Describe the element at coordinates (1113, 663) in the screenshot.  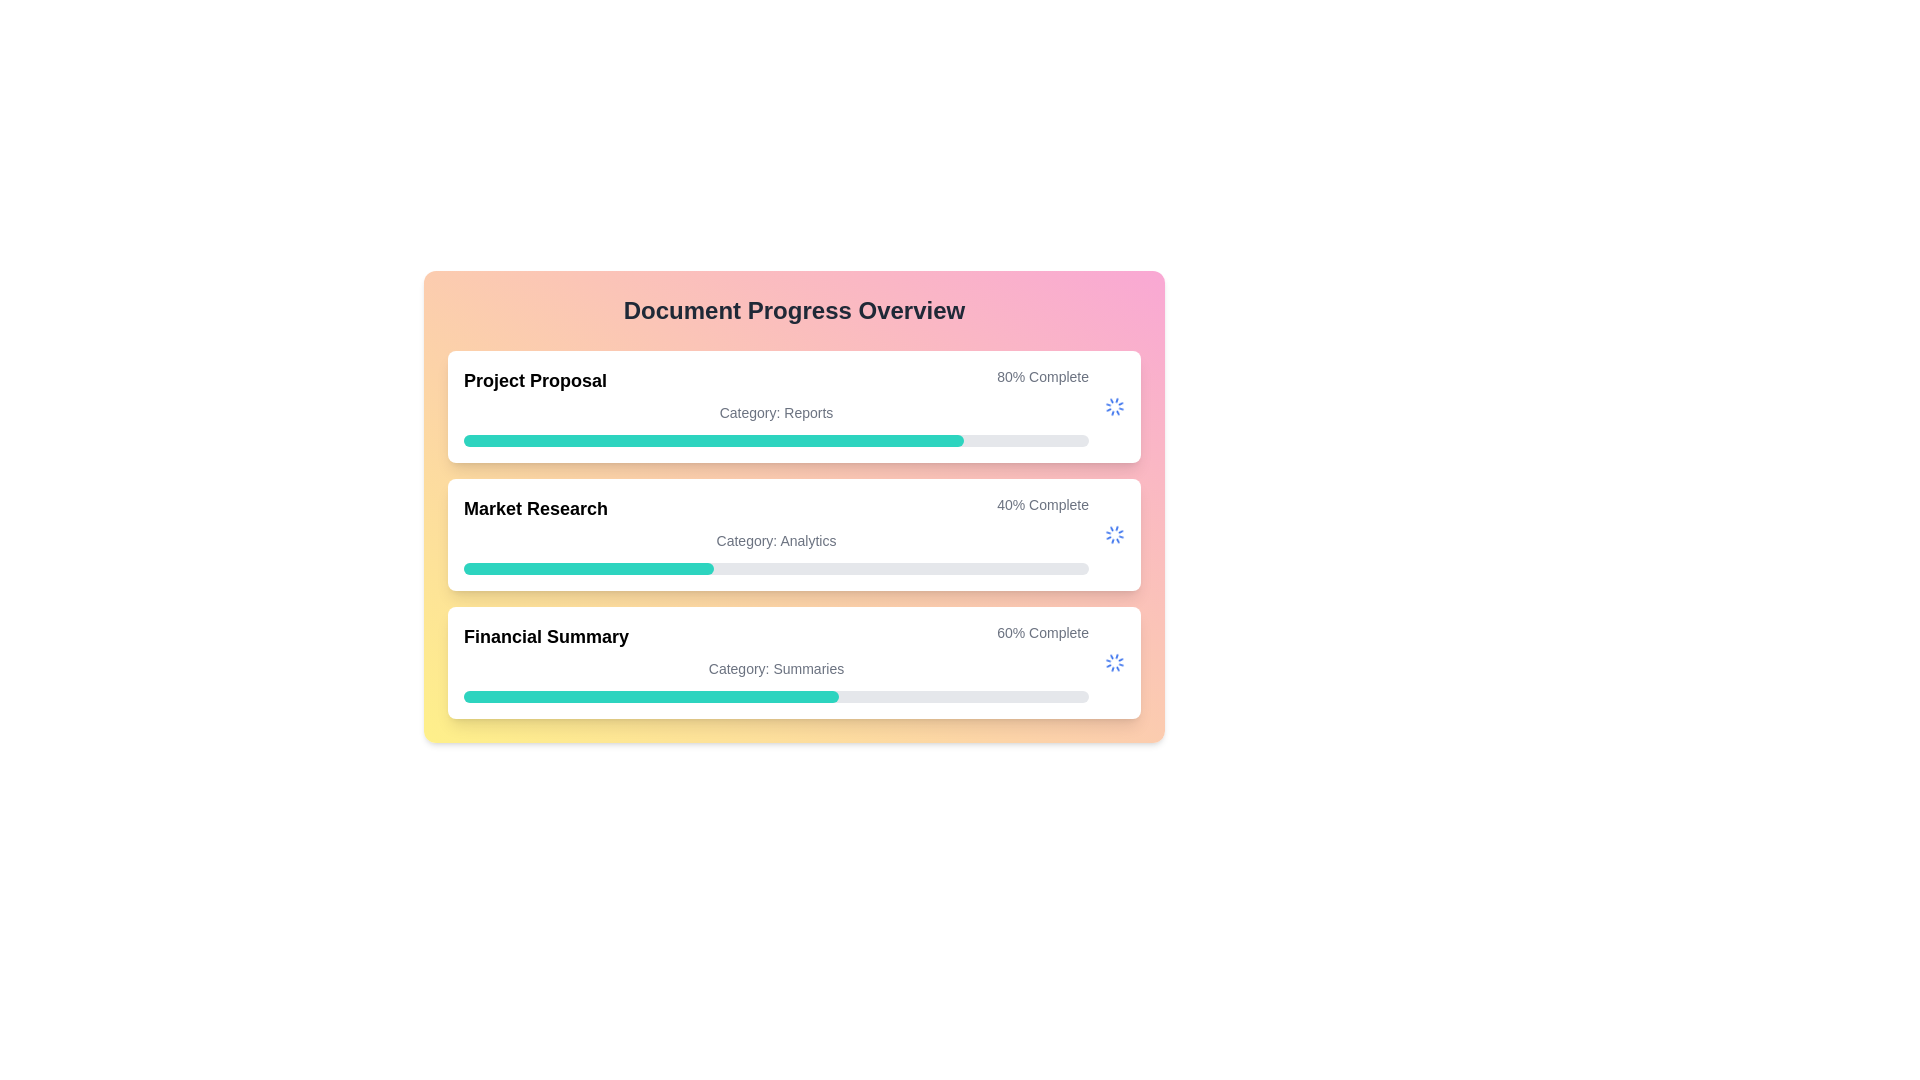
I see `the Loader/Spinner Icon located in the 'Financial Summary' section, positioned to the right of '60% Complete' and adjacent to the progress bar` at that location.